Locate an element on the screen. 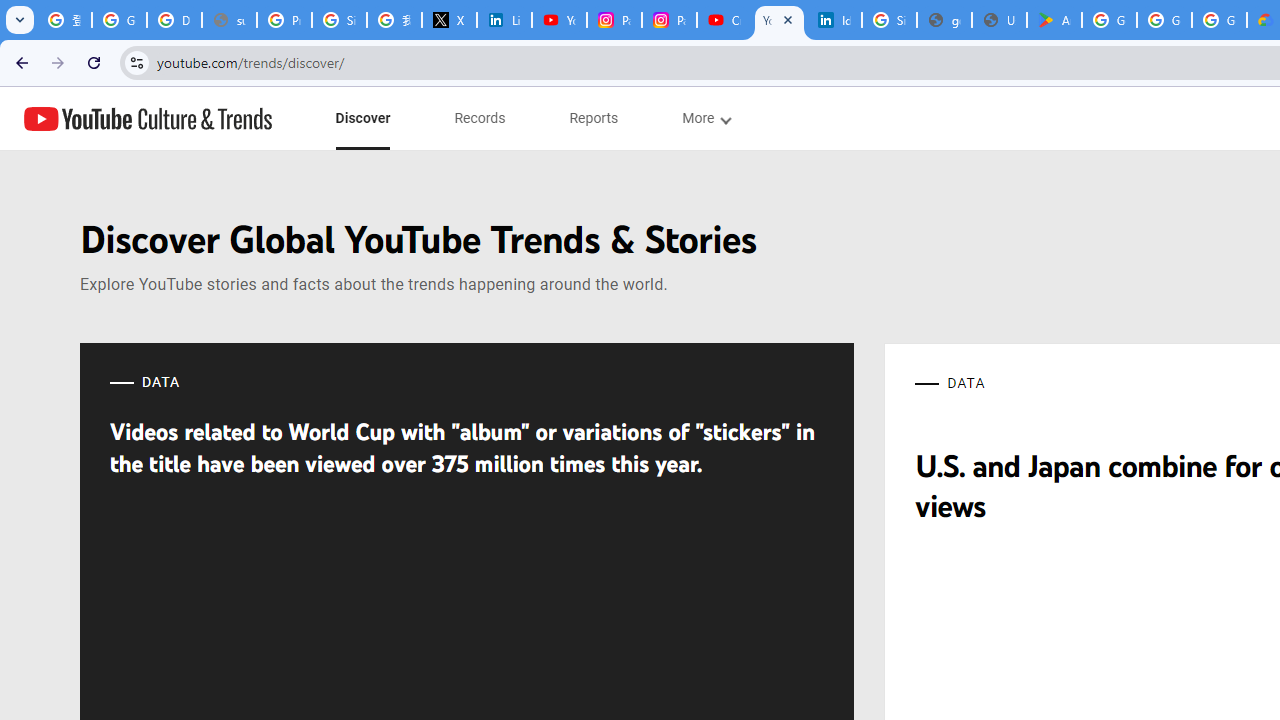 This screenshot has height=720, width=1280. 'subnav-Discover menupopup' is located at coordinates (362, 118).